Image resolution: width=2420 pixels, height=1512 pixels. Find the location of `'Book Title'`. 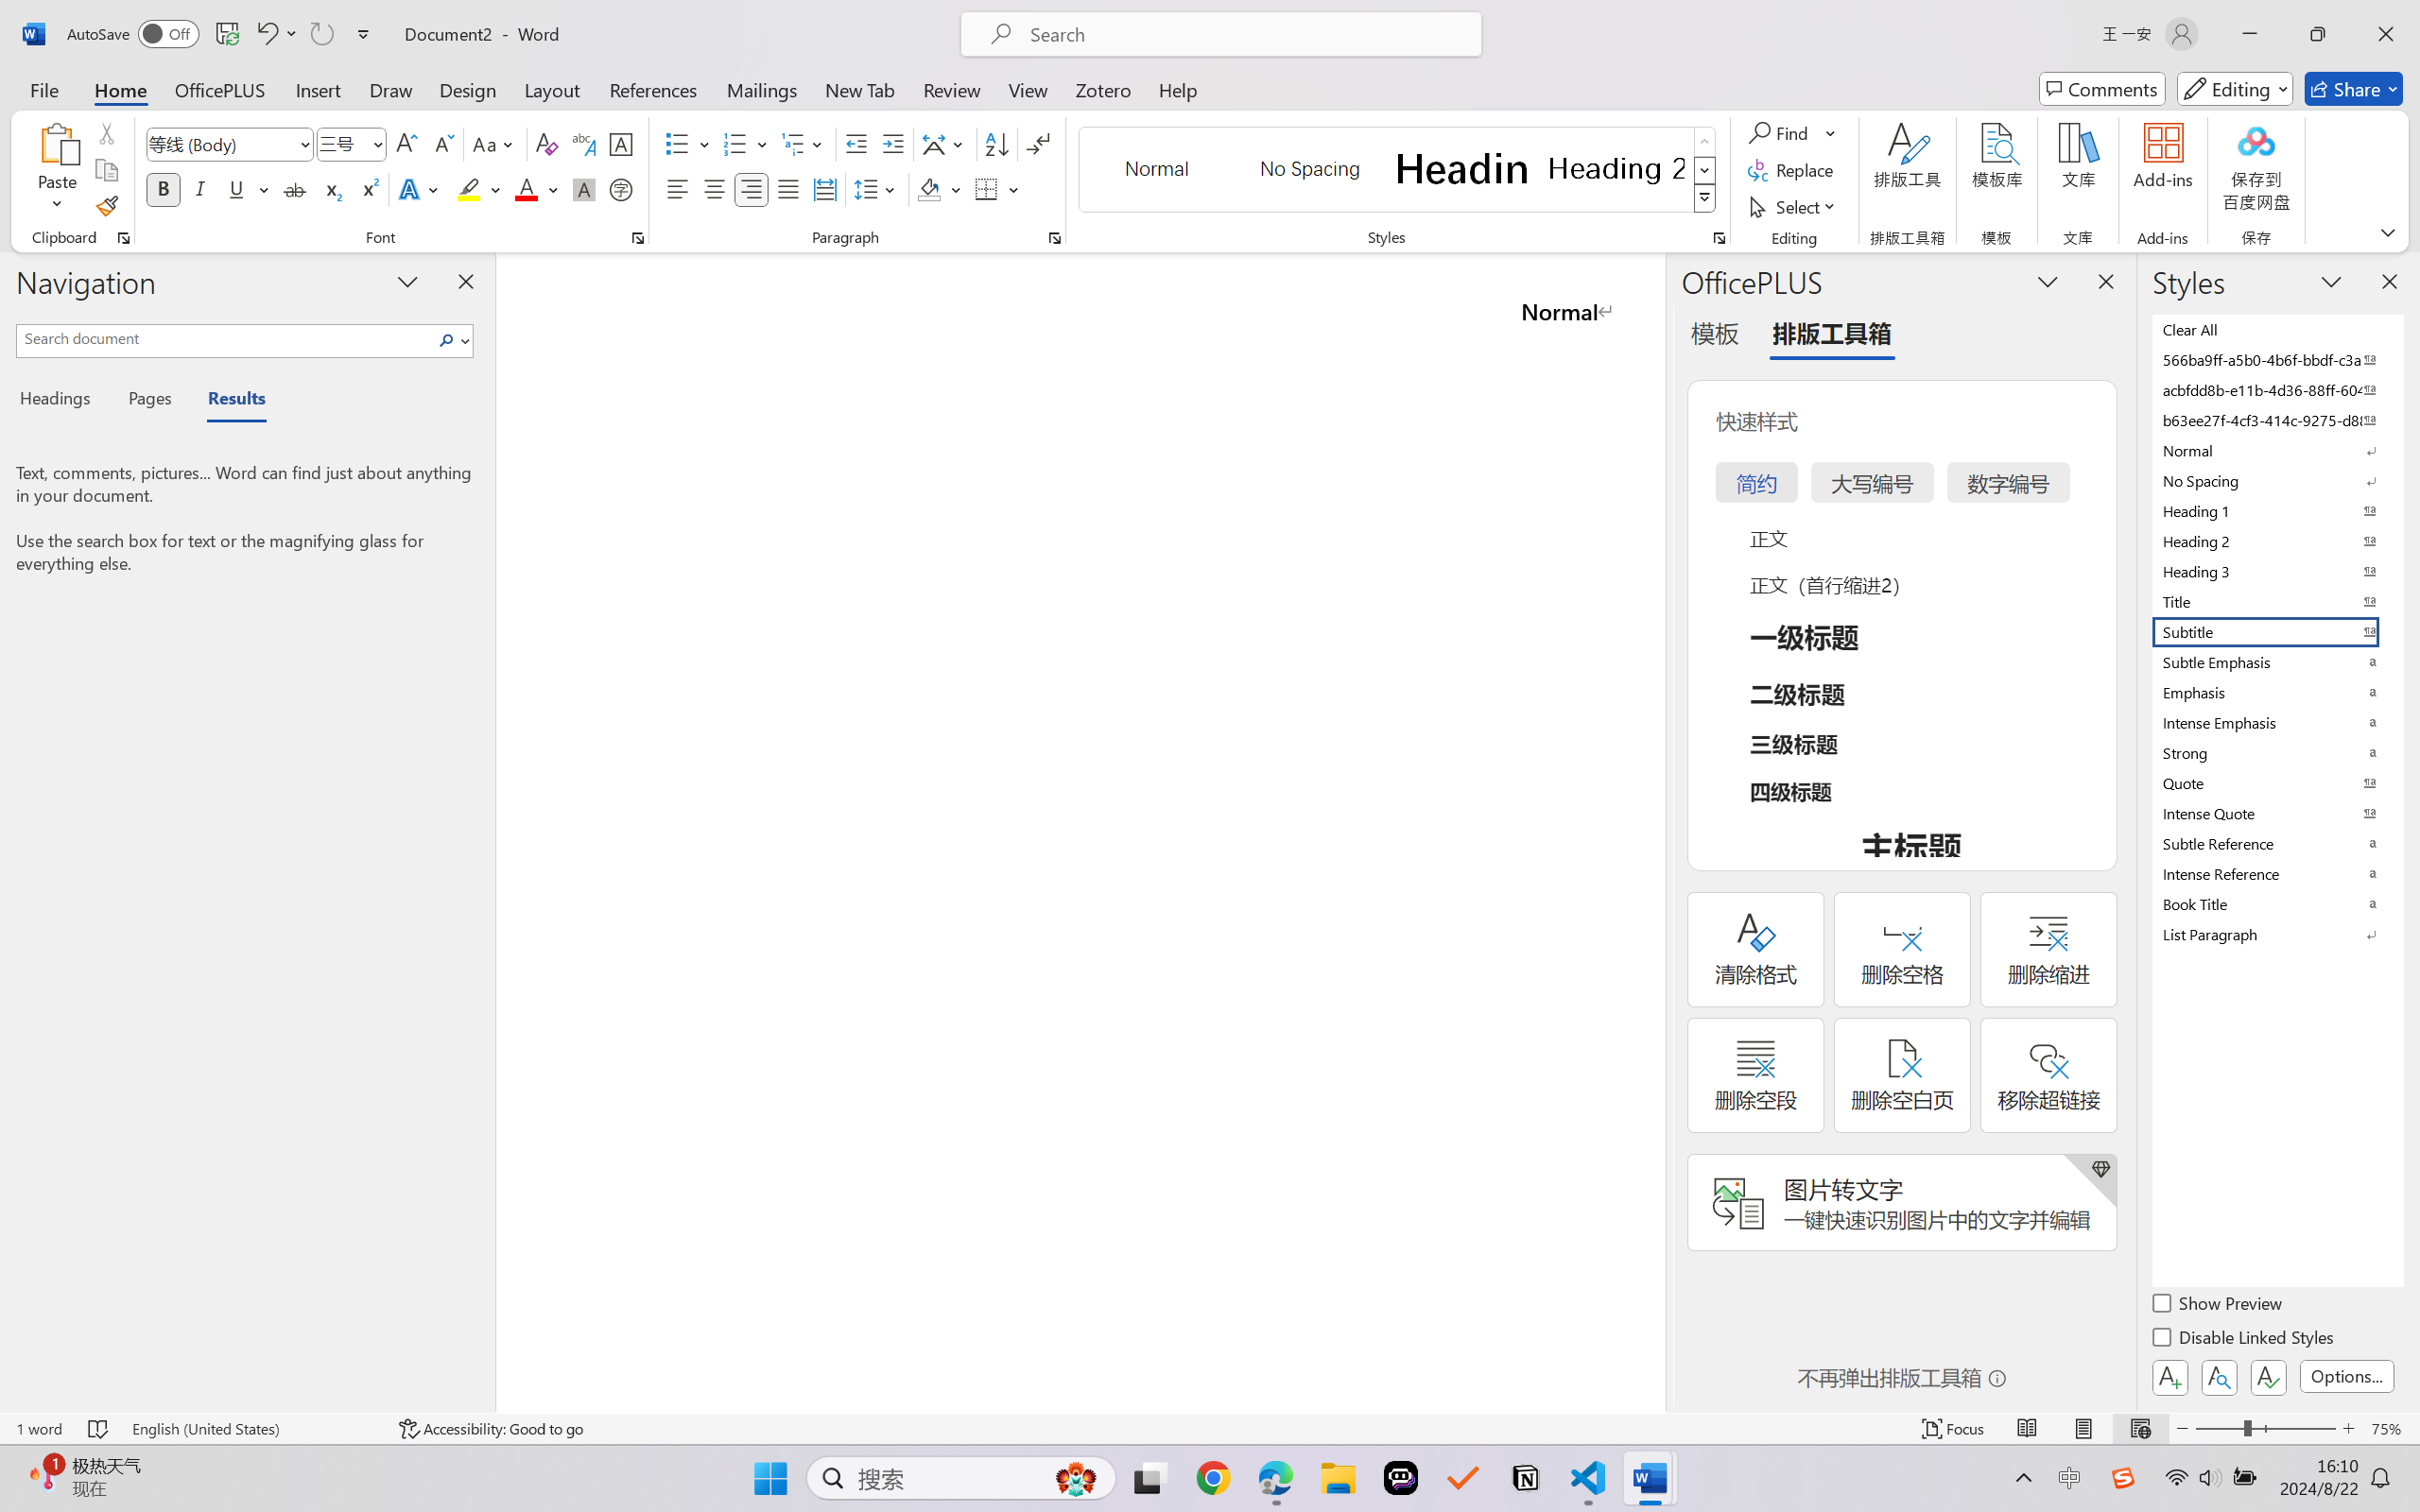

'Book Title' is located at coordinates (2275, 902).